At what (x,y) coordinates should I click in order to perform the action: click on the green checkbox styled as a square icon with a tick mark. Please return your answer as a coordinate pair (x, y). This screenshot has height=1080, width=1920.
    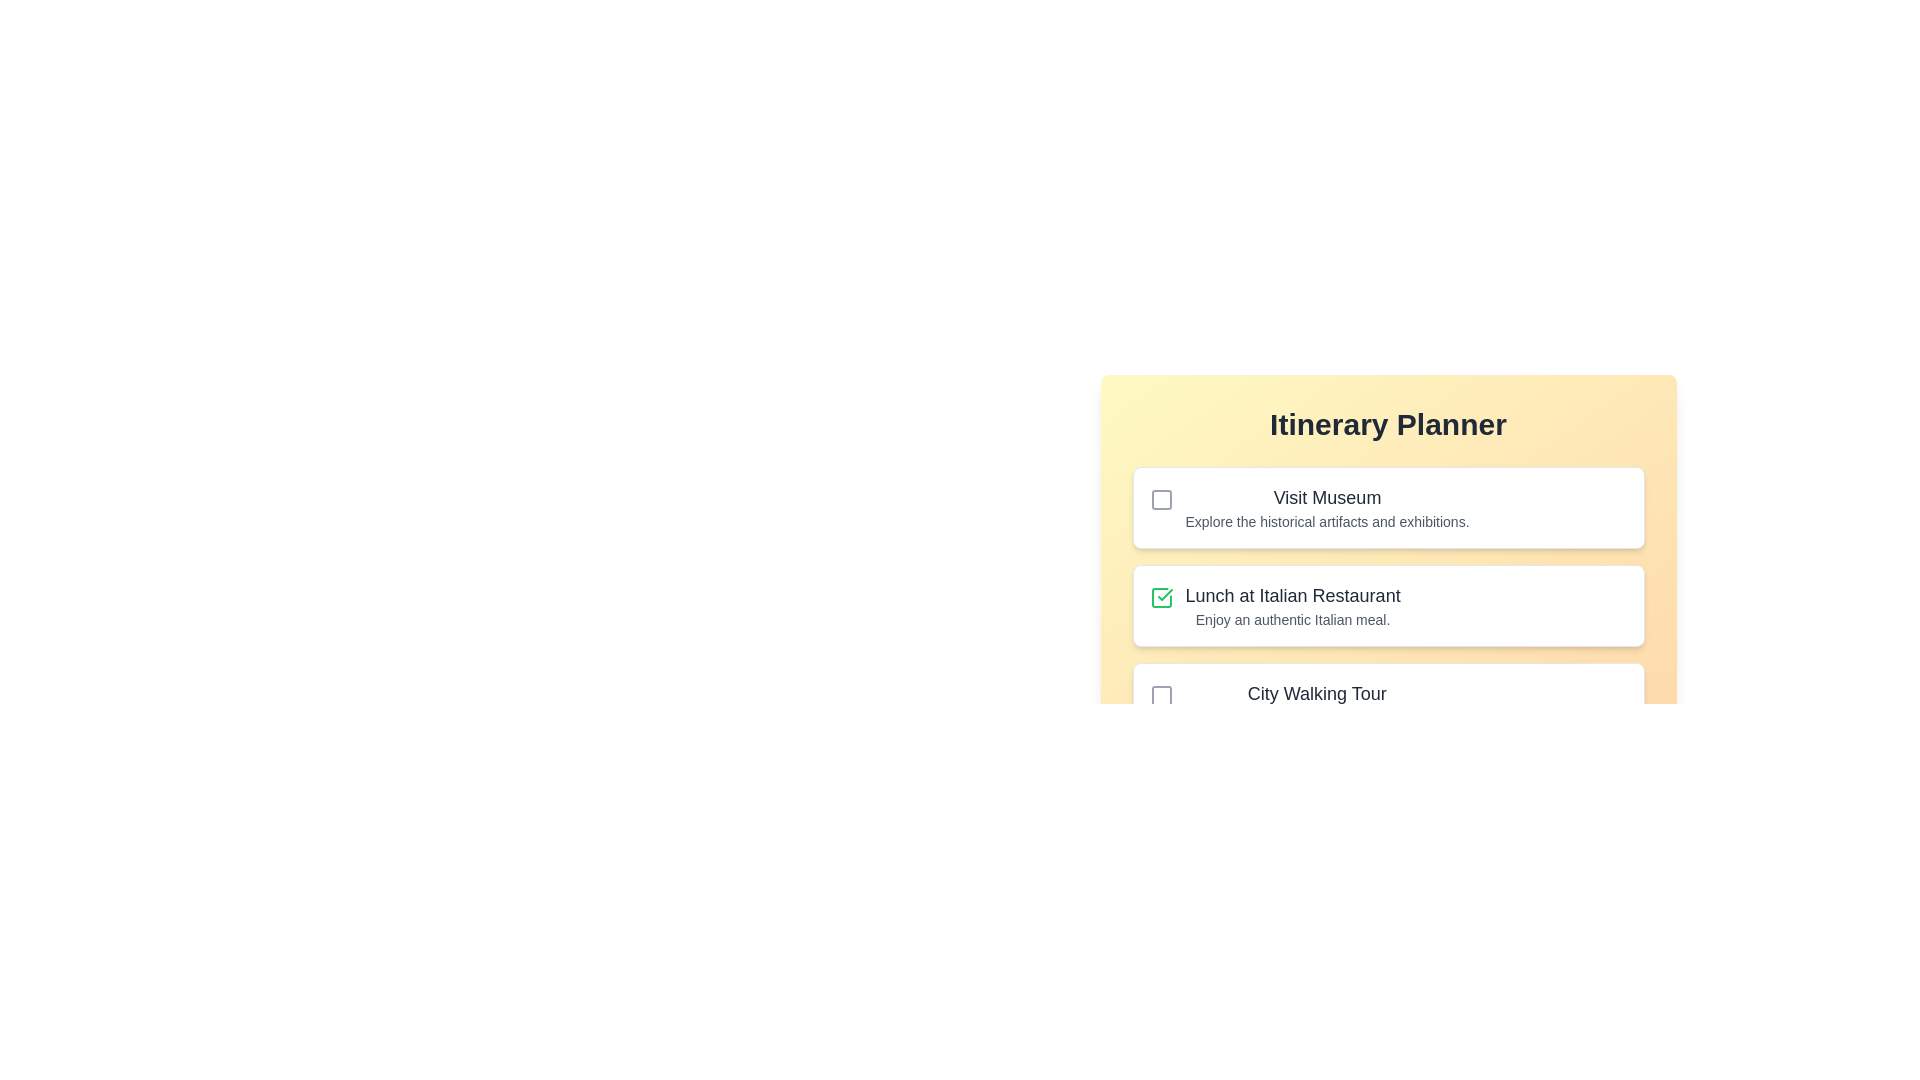
    Looking at the image, I should click on (1161, 596).